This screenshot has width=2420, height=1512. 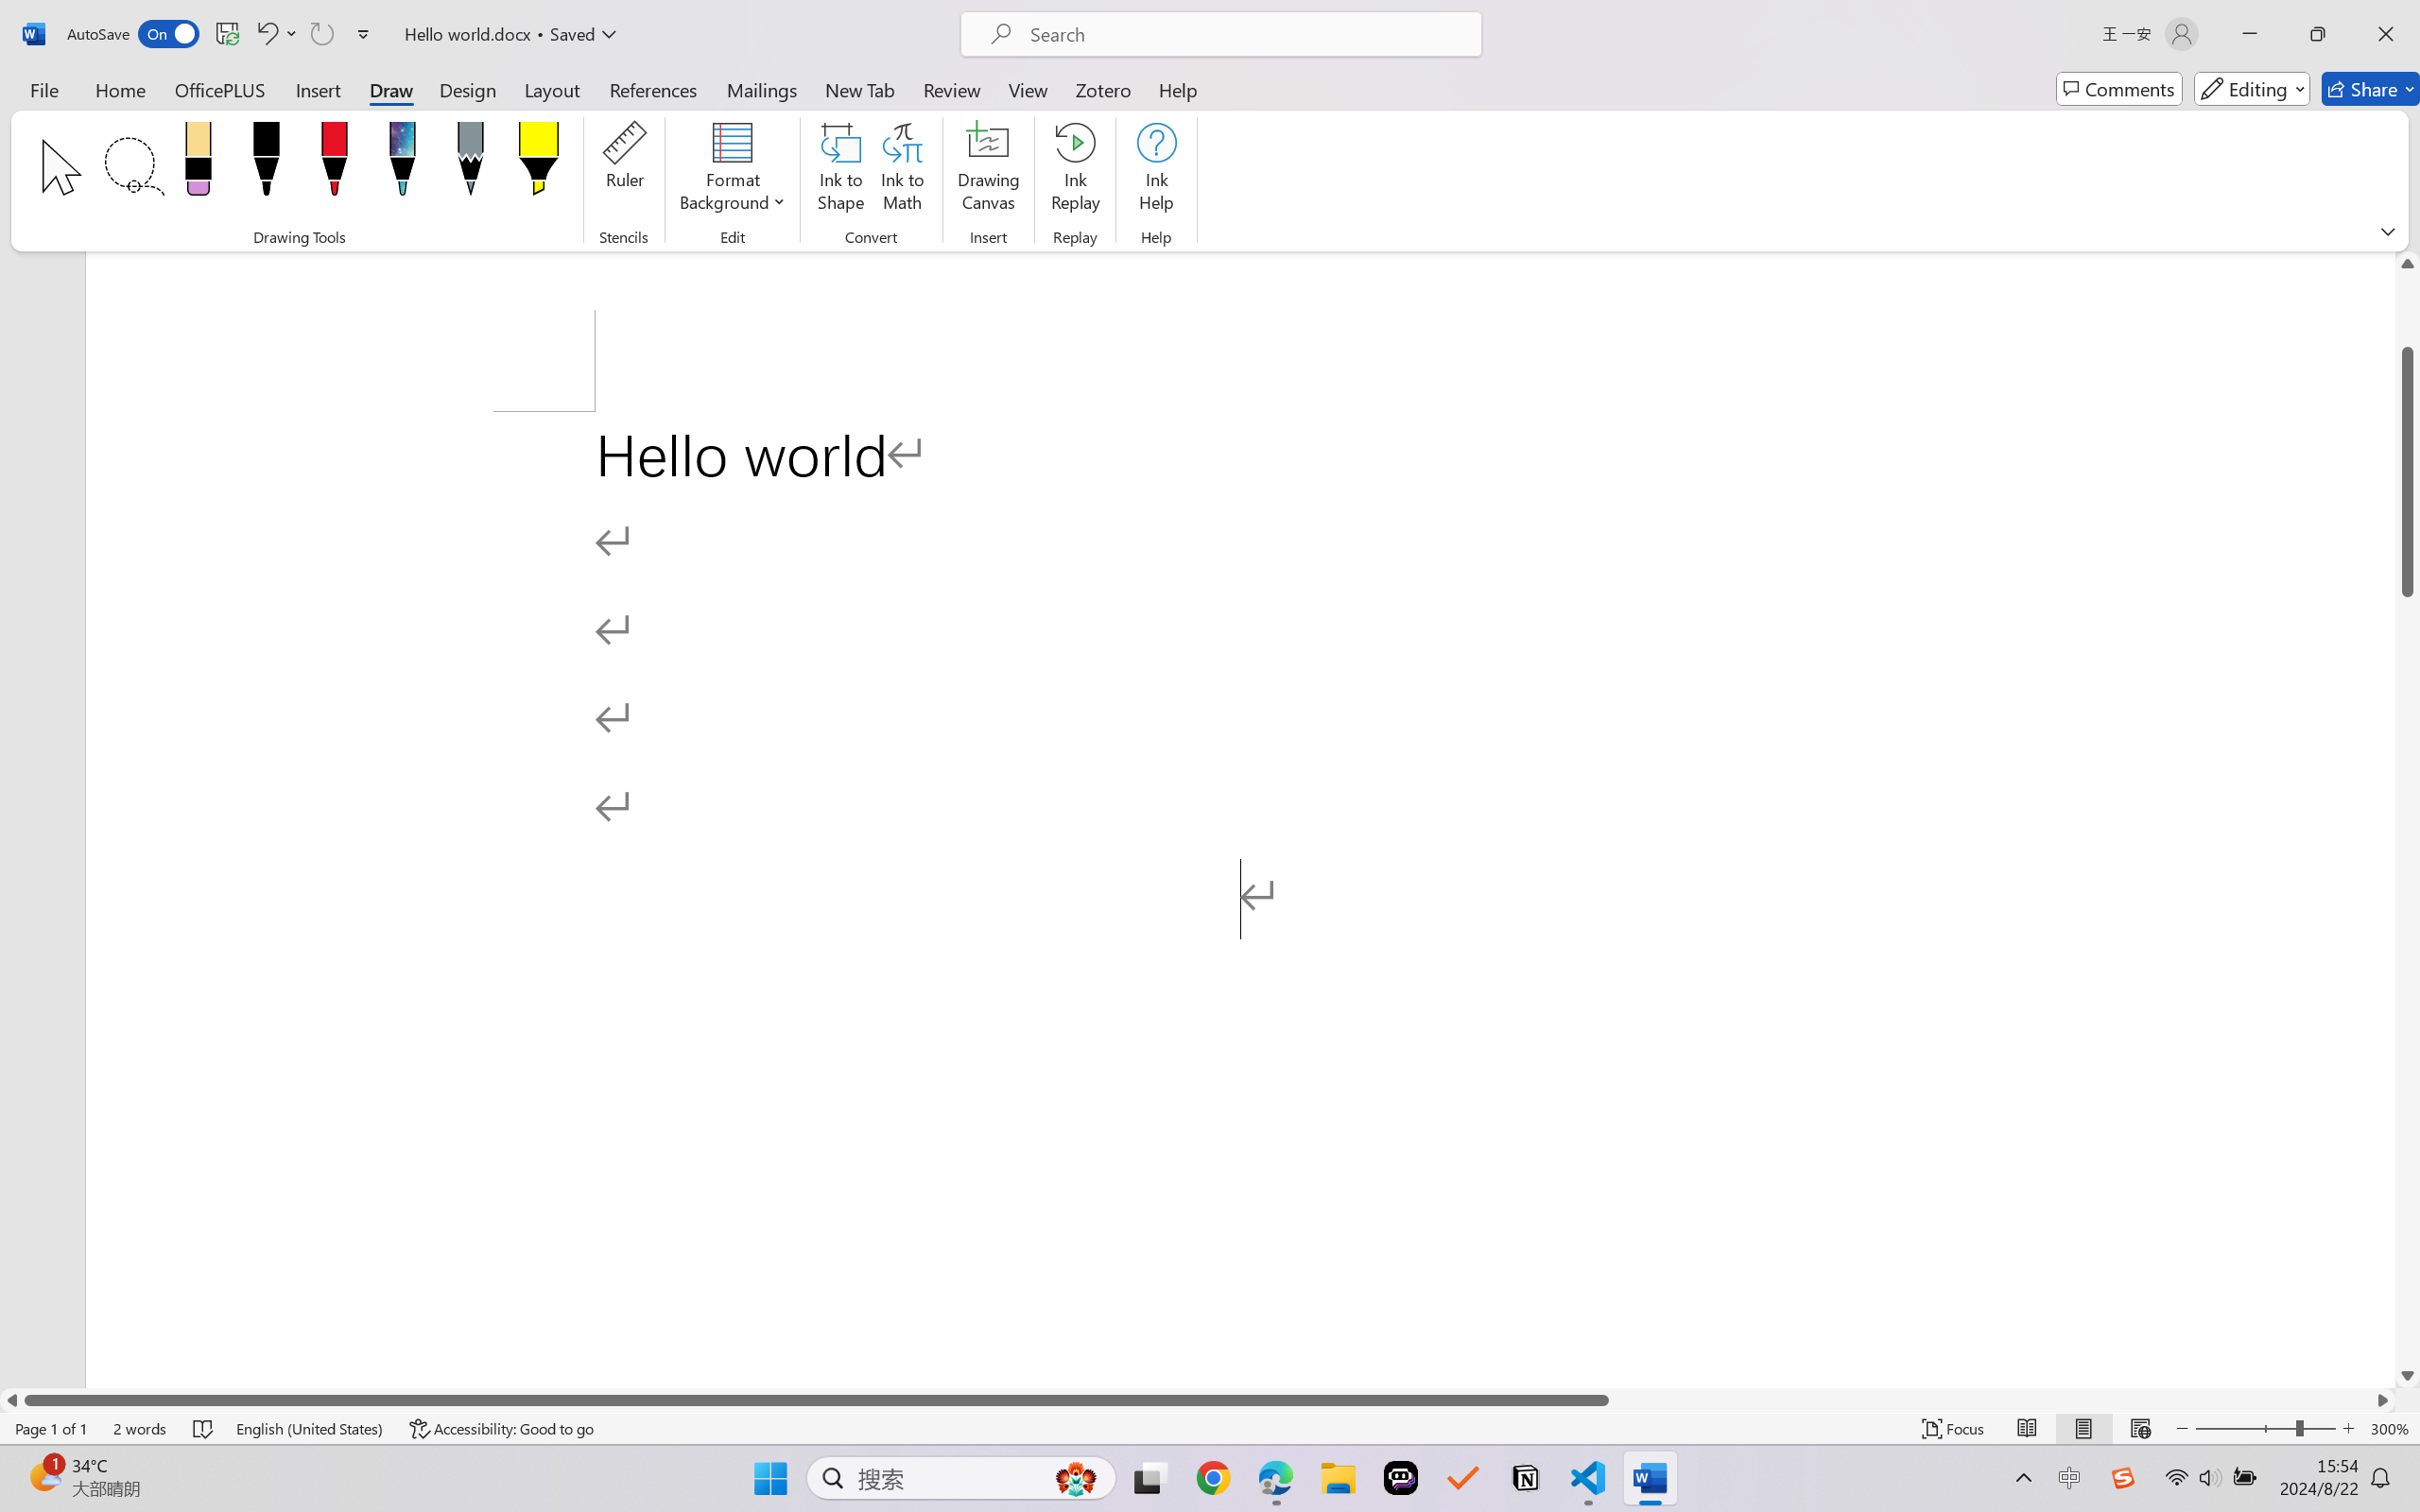 I want to click on 'Zoom', so click(x=2266, y=1428).